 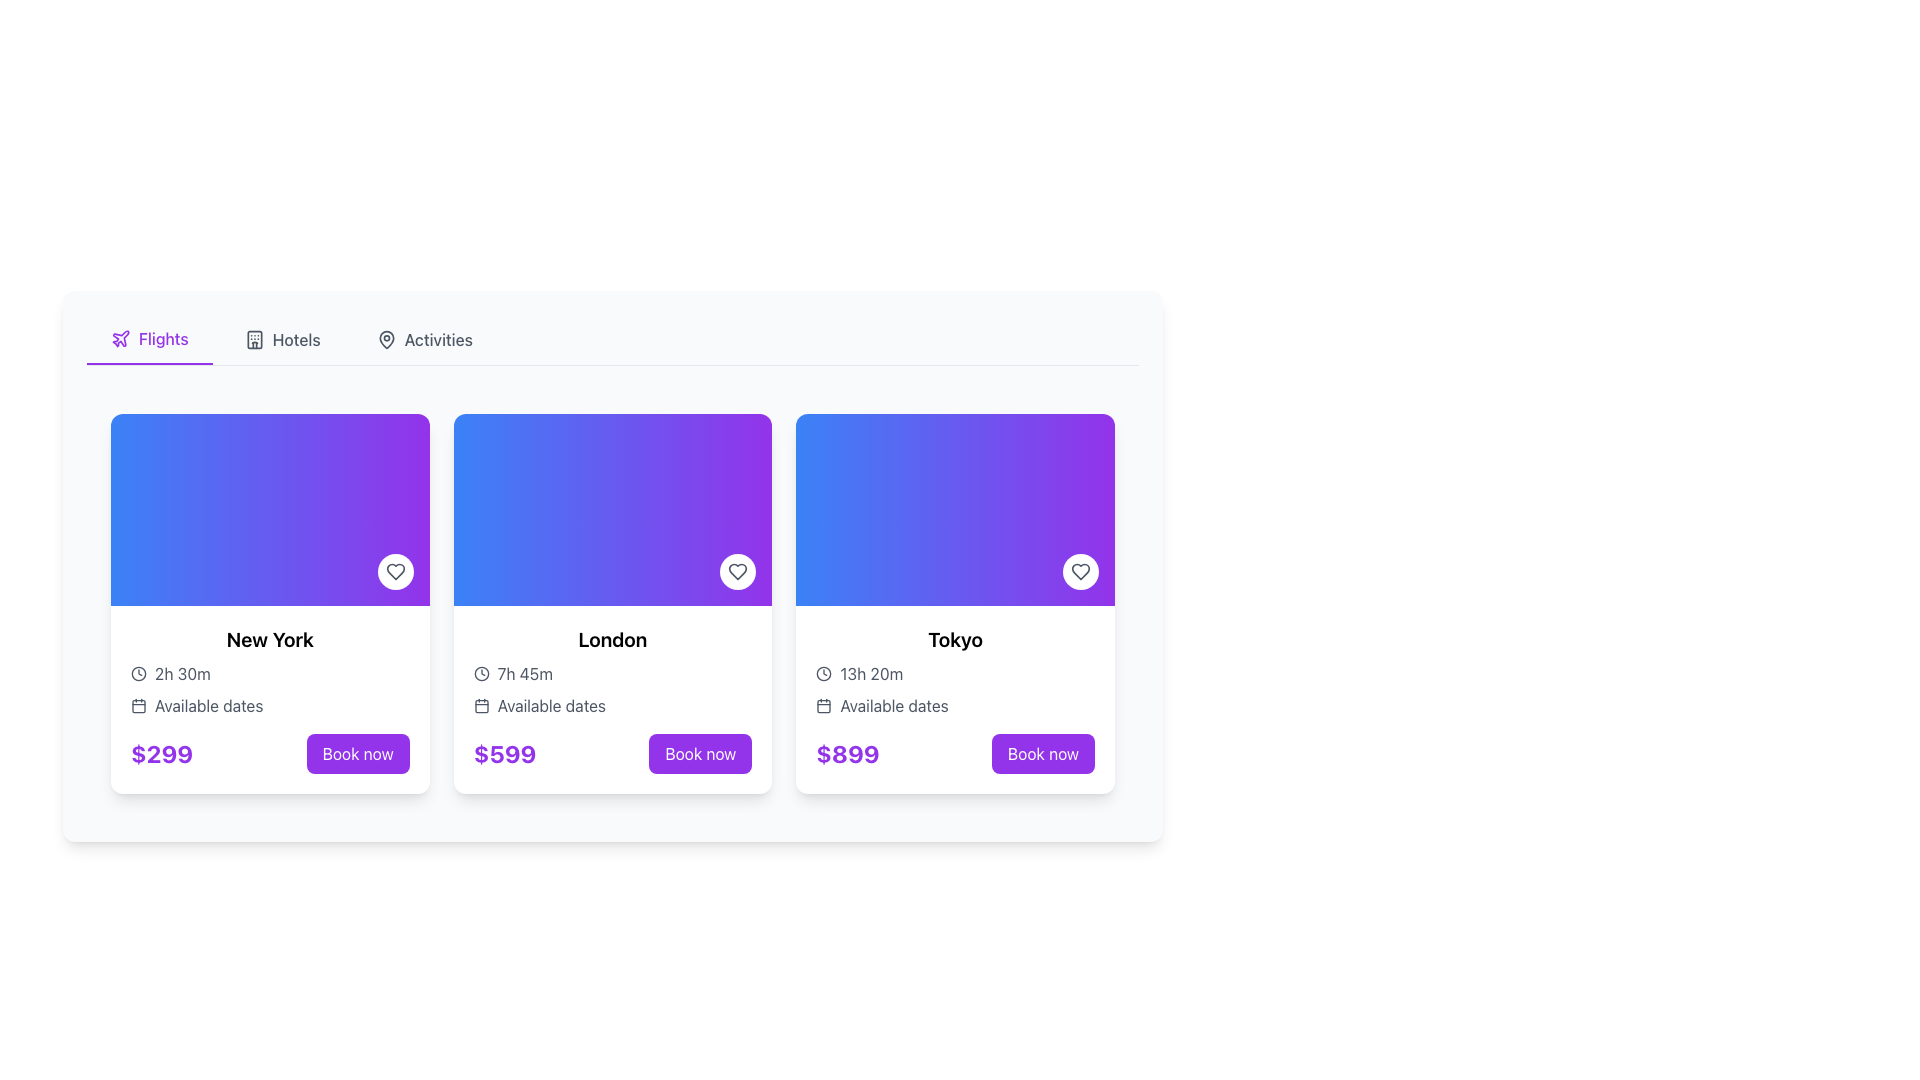 What do you see at coordinates (481, 674) in the screenshot?
I see `the Clock icon located within the 'London' card, positioned to the left of the text '7h 45m'` at bounding box center [481, 674].